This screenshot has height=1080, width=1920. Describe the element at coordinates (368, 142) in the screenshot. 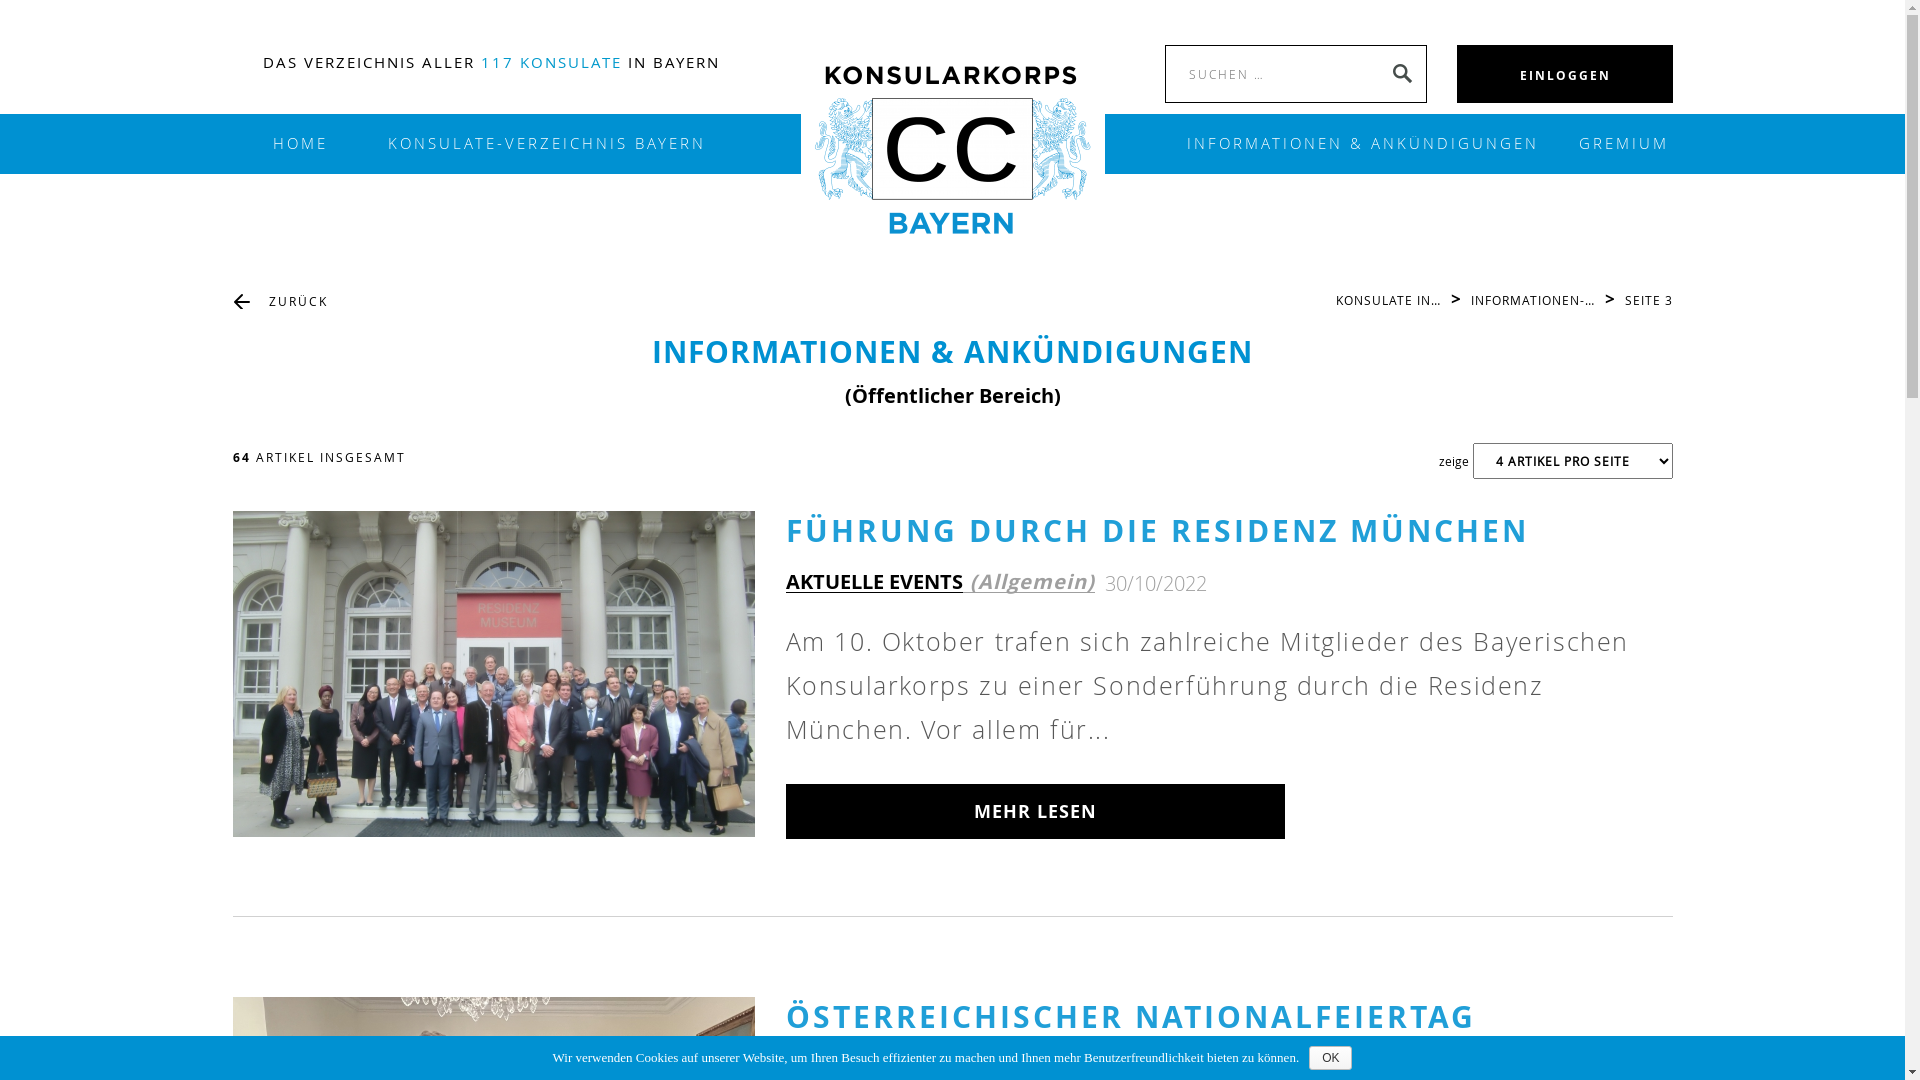

I see `'KONSULATE-VERZEICHNIS BAYERN'` at that location.